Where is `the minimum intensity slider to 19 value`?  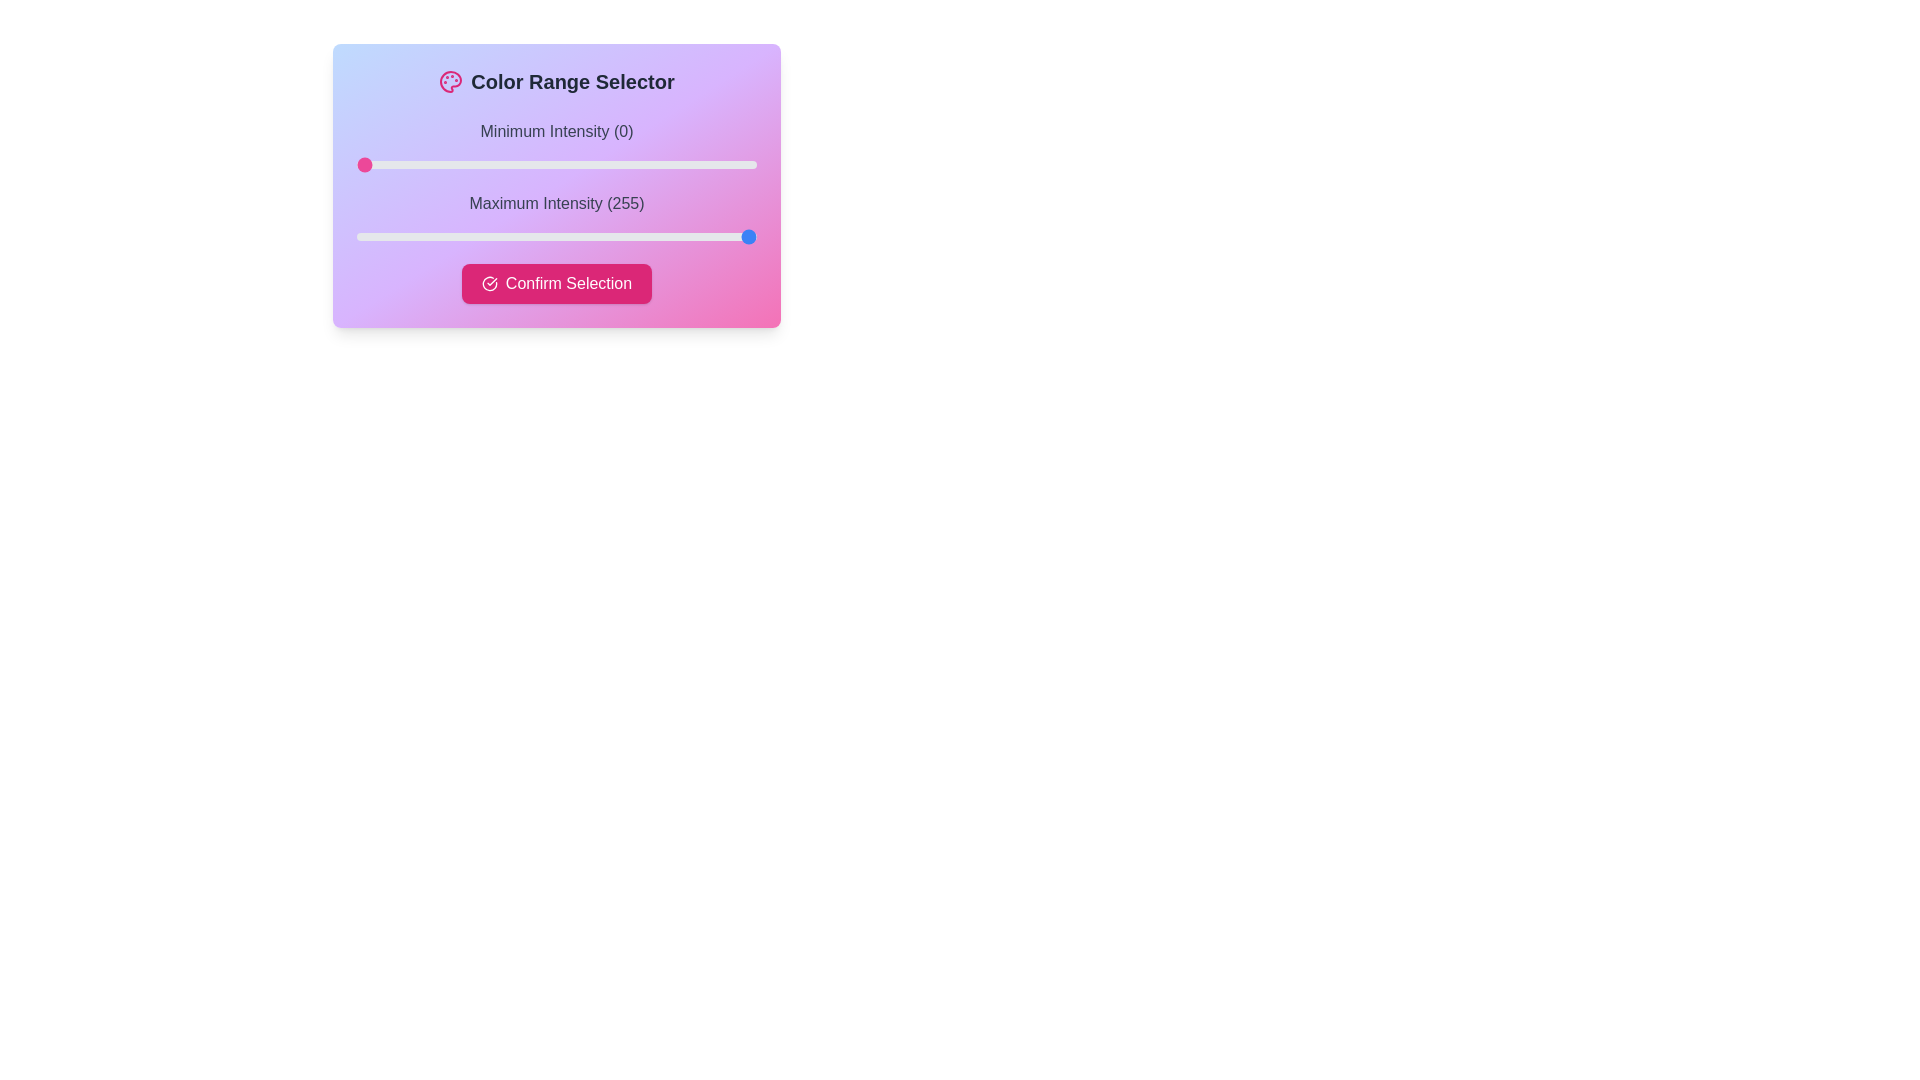 the minimum intensity slider to 19 value is located at coordinates (386, 164).